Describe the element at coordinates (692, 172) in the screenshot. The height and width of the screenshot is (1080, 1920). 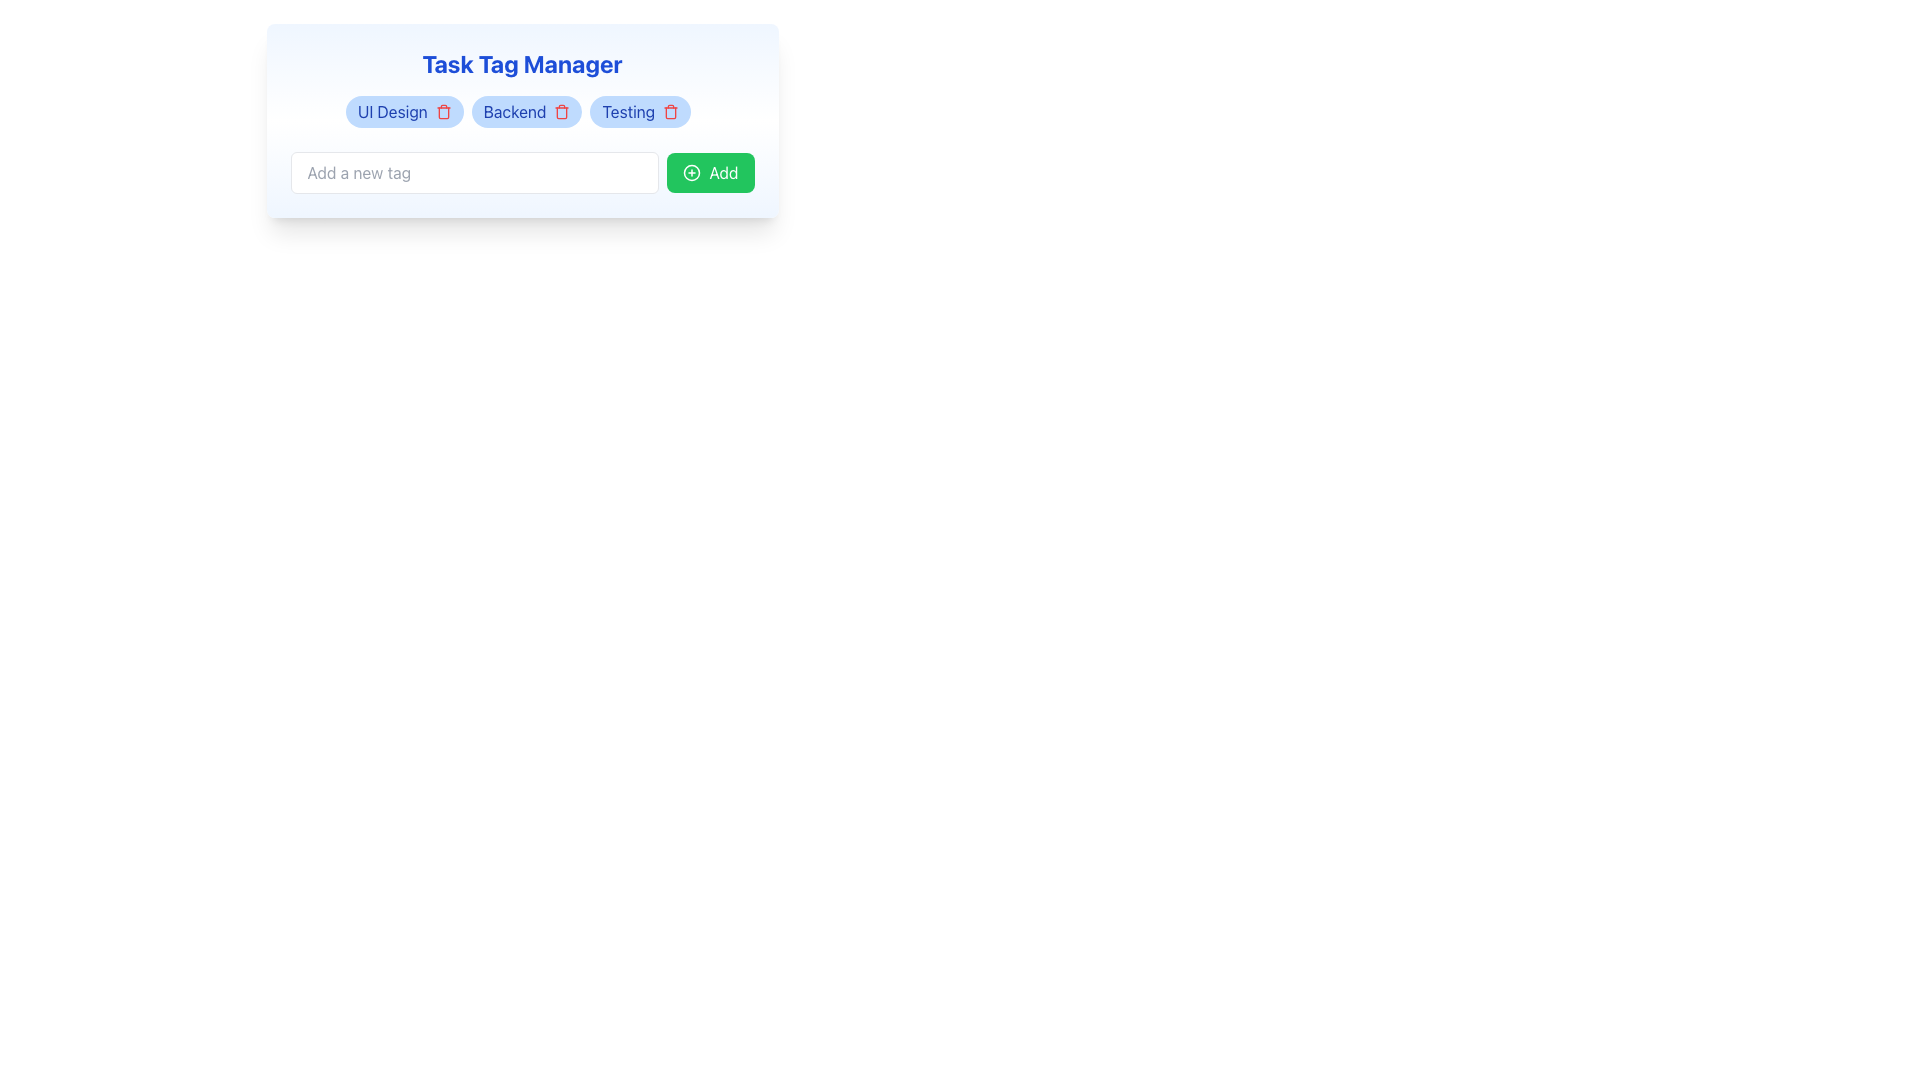
I see `the circular shape within the SVG icon that resembles a circled plus sign, located to the left of the 'Add' text on a green button` at that location.